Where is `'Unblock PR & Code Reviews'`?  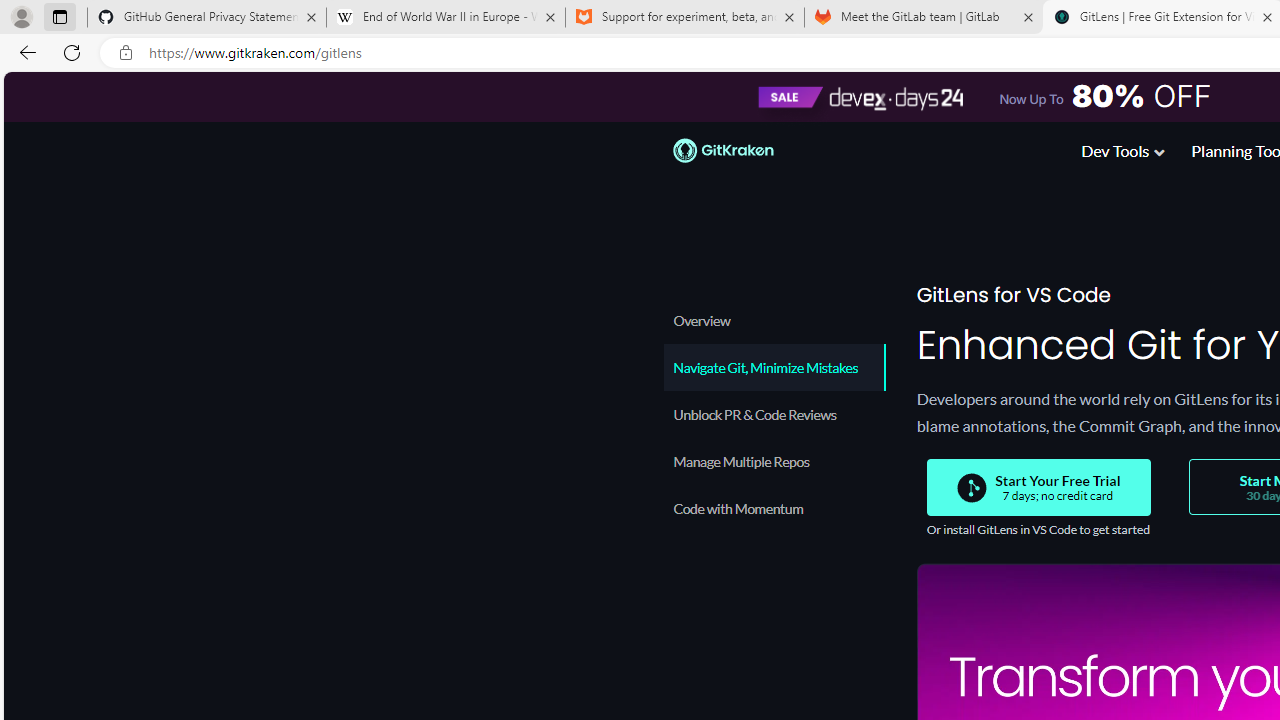
'Unblock PR & Code Reviews' is located at coordinates (773, 413).